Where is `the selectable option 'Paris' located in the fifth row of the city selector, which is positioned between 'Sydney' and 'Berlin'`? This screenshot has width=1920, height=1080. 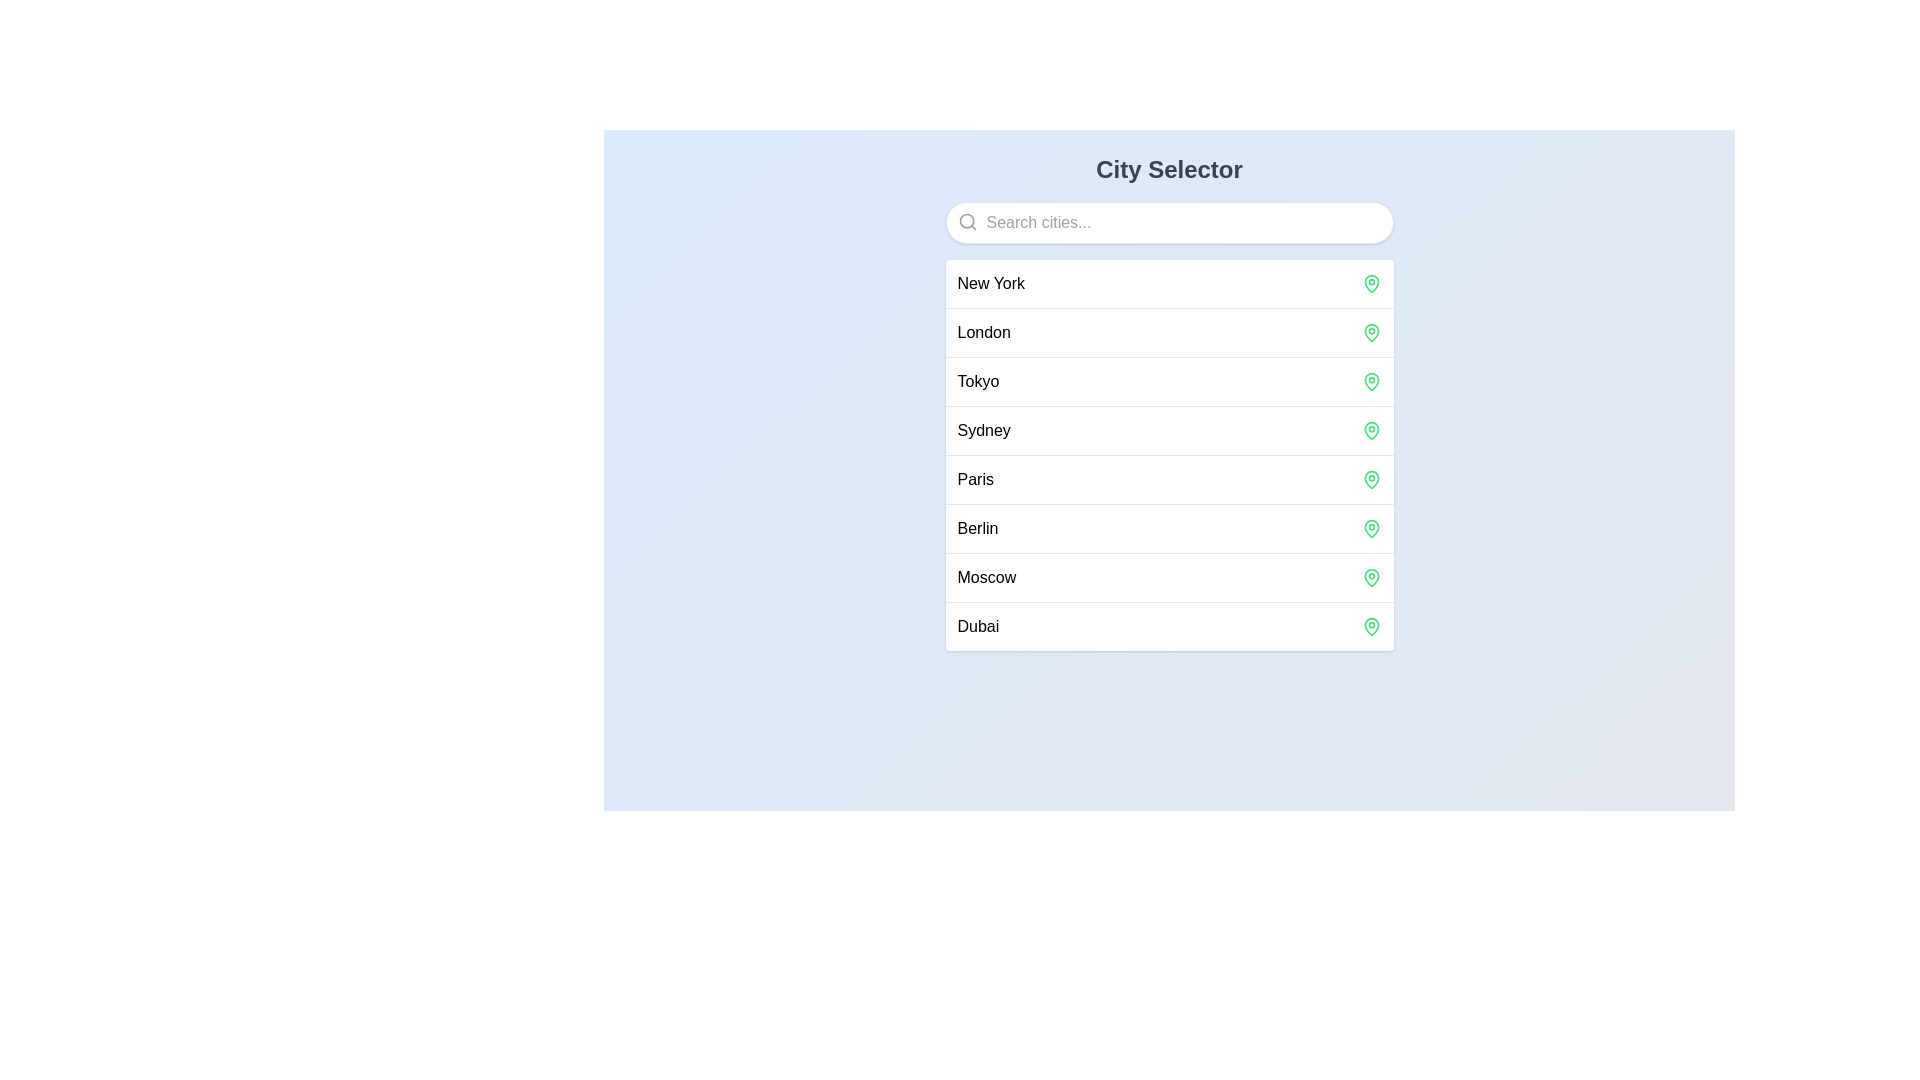
the selectable option 'Paris' located in the fifth row of the city selector, which is positioned between 'Sydney' and 'Berlin' is located at coordinates (975, 479).